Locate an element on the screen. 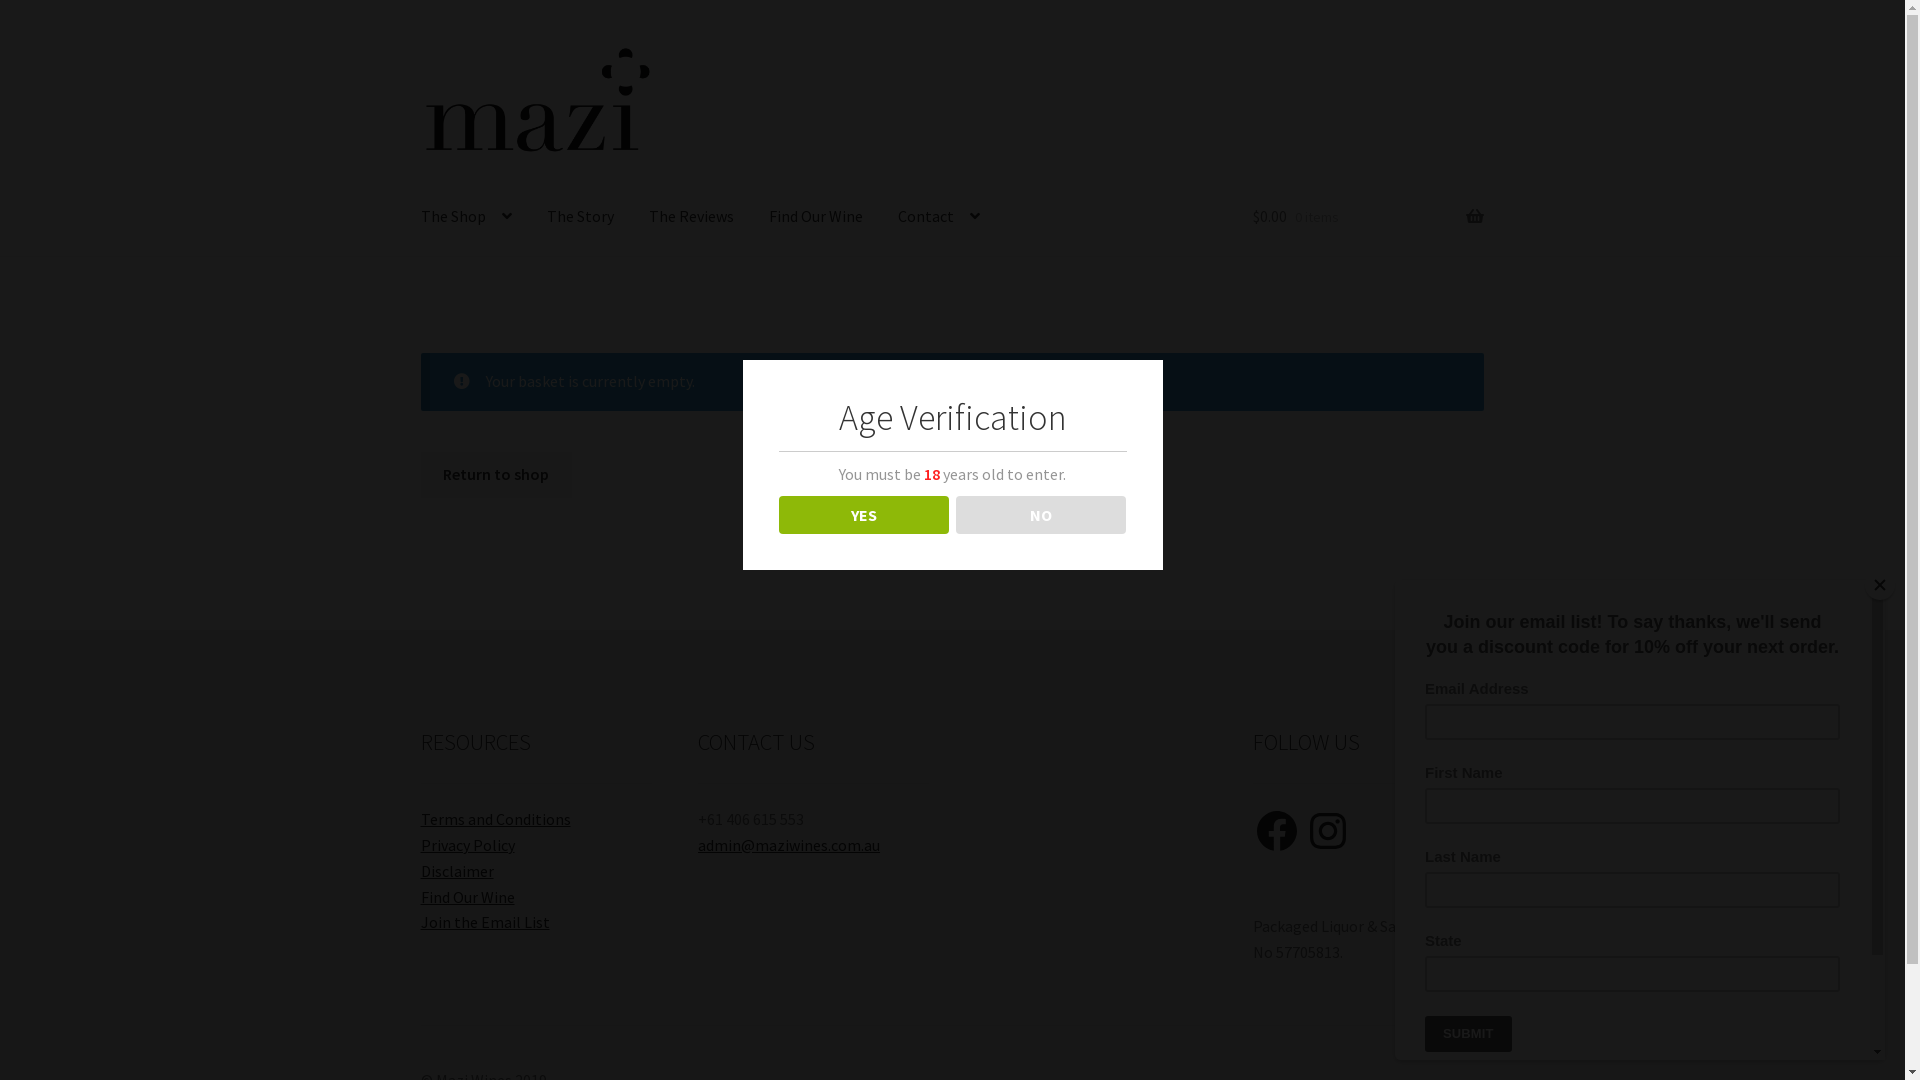  'Contact' is located at coordinates (938, 216).